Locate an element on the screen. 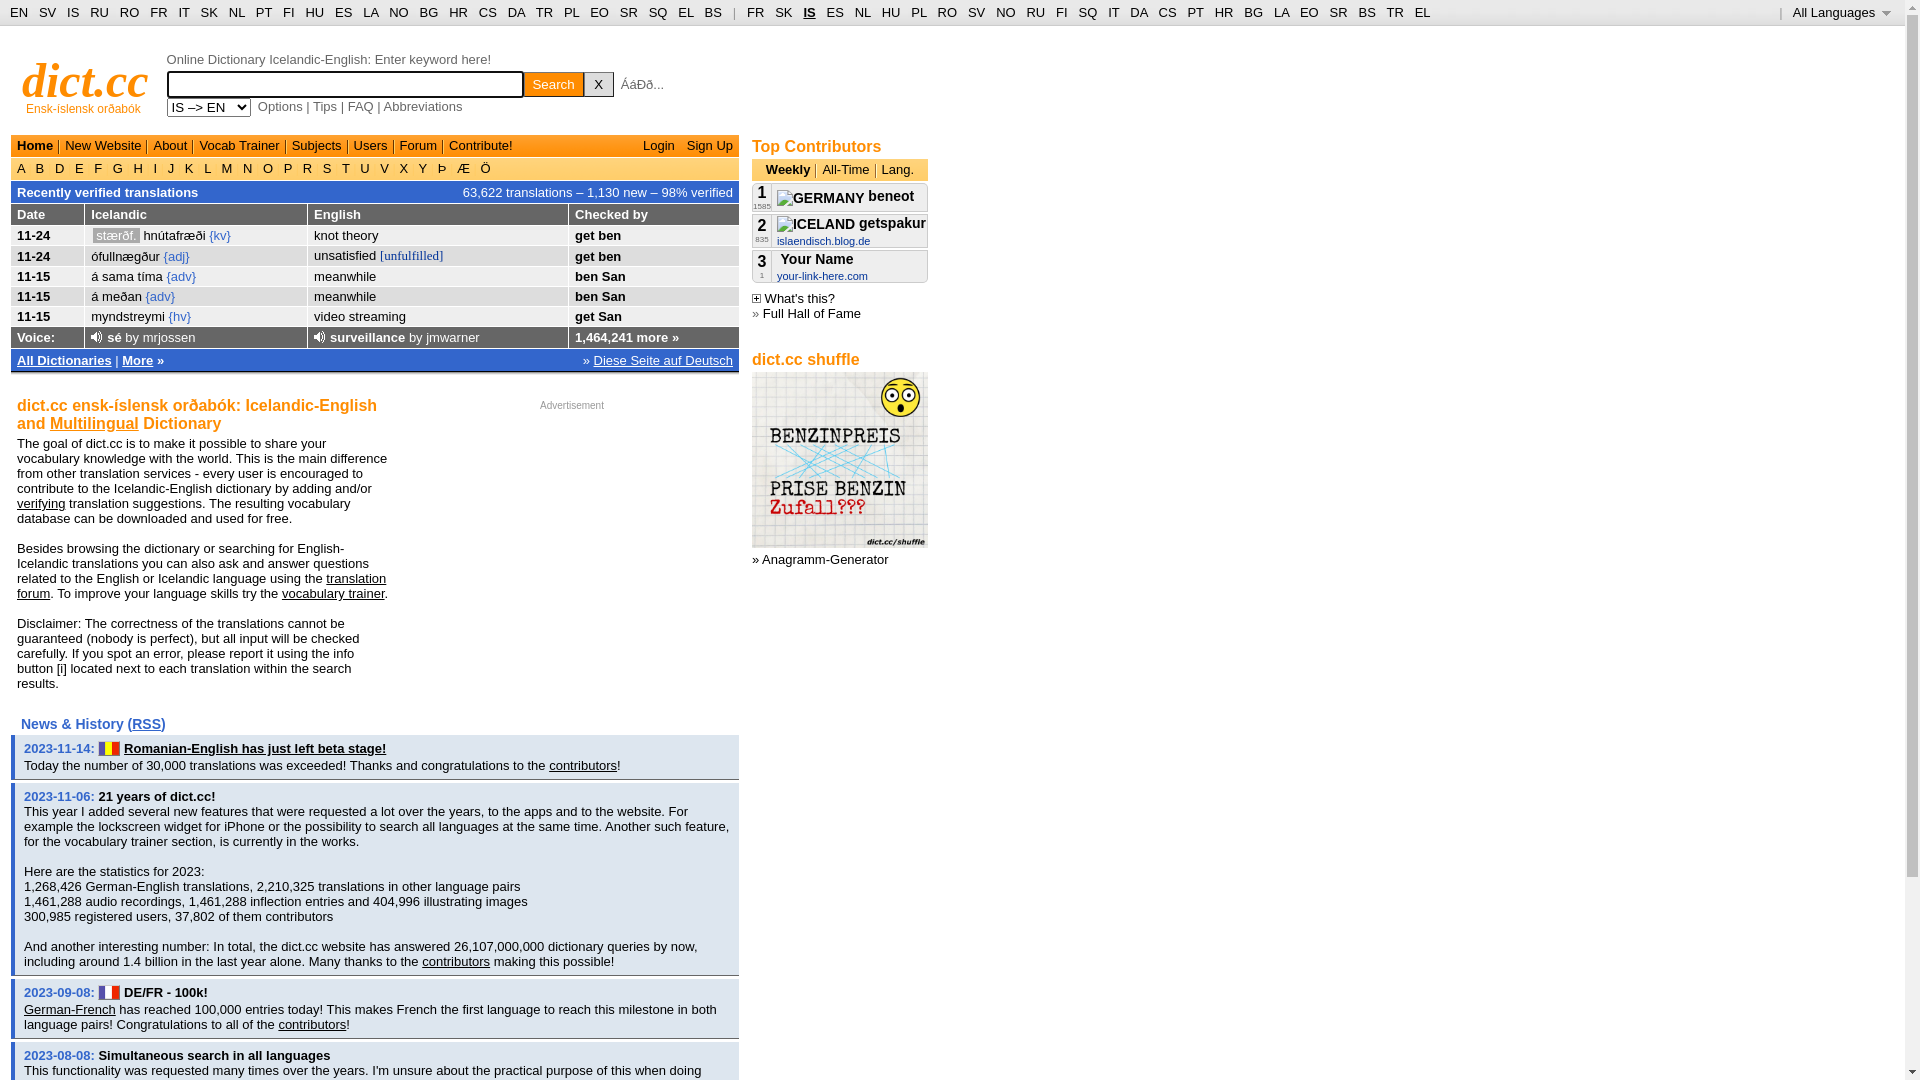 The image size is (1920, 1080). 'ES' is located at coordinates (343, 12).